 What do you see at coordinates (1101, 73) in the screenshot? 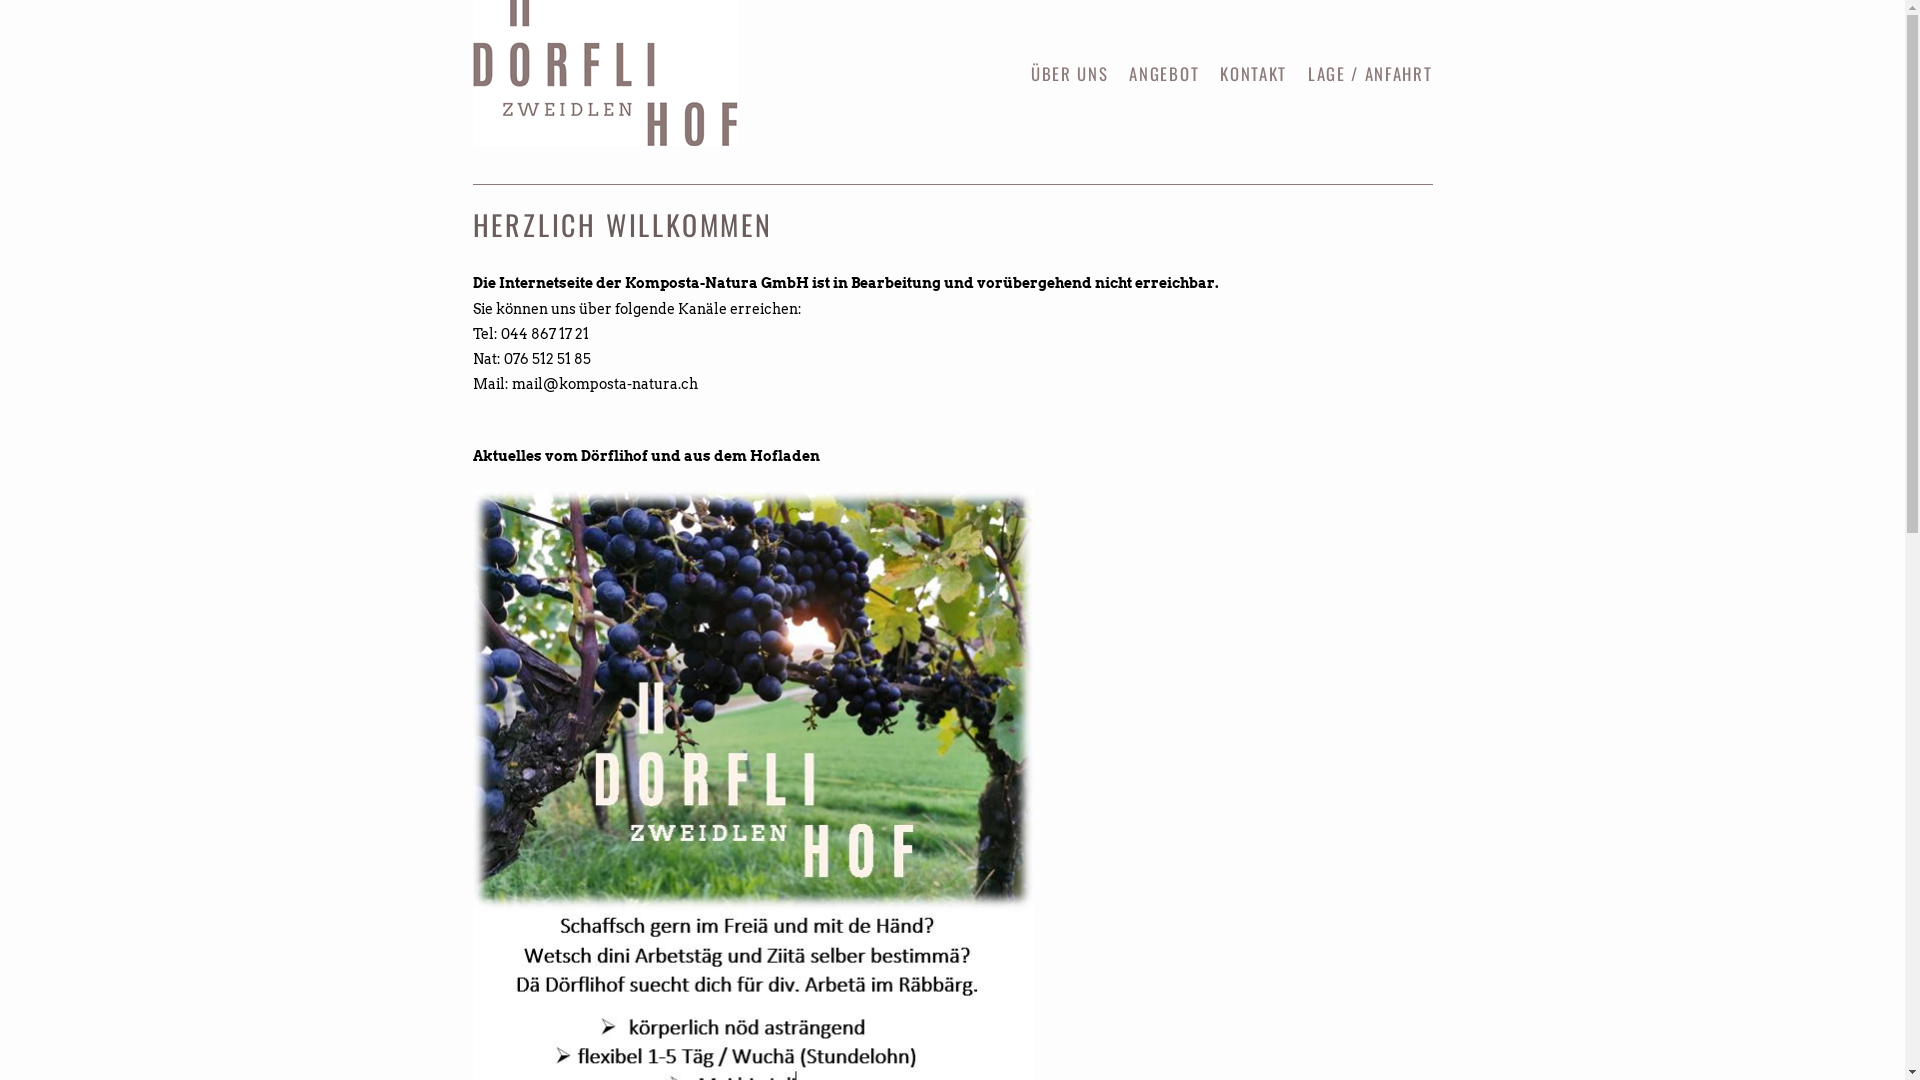
I see `'SKIP TO CONTENT'` at bounding box center [1101, 73].